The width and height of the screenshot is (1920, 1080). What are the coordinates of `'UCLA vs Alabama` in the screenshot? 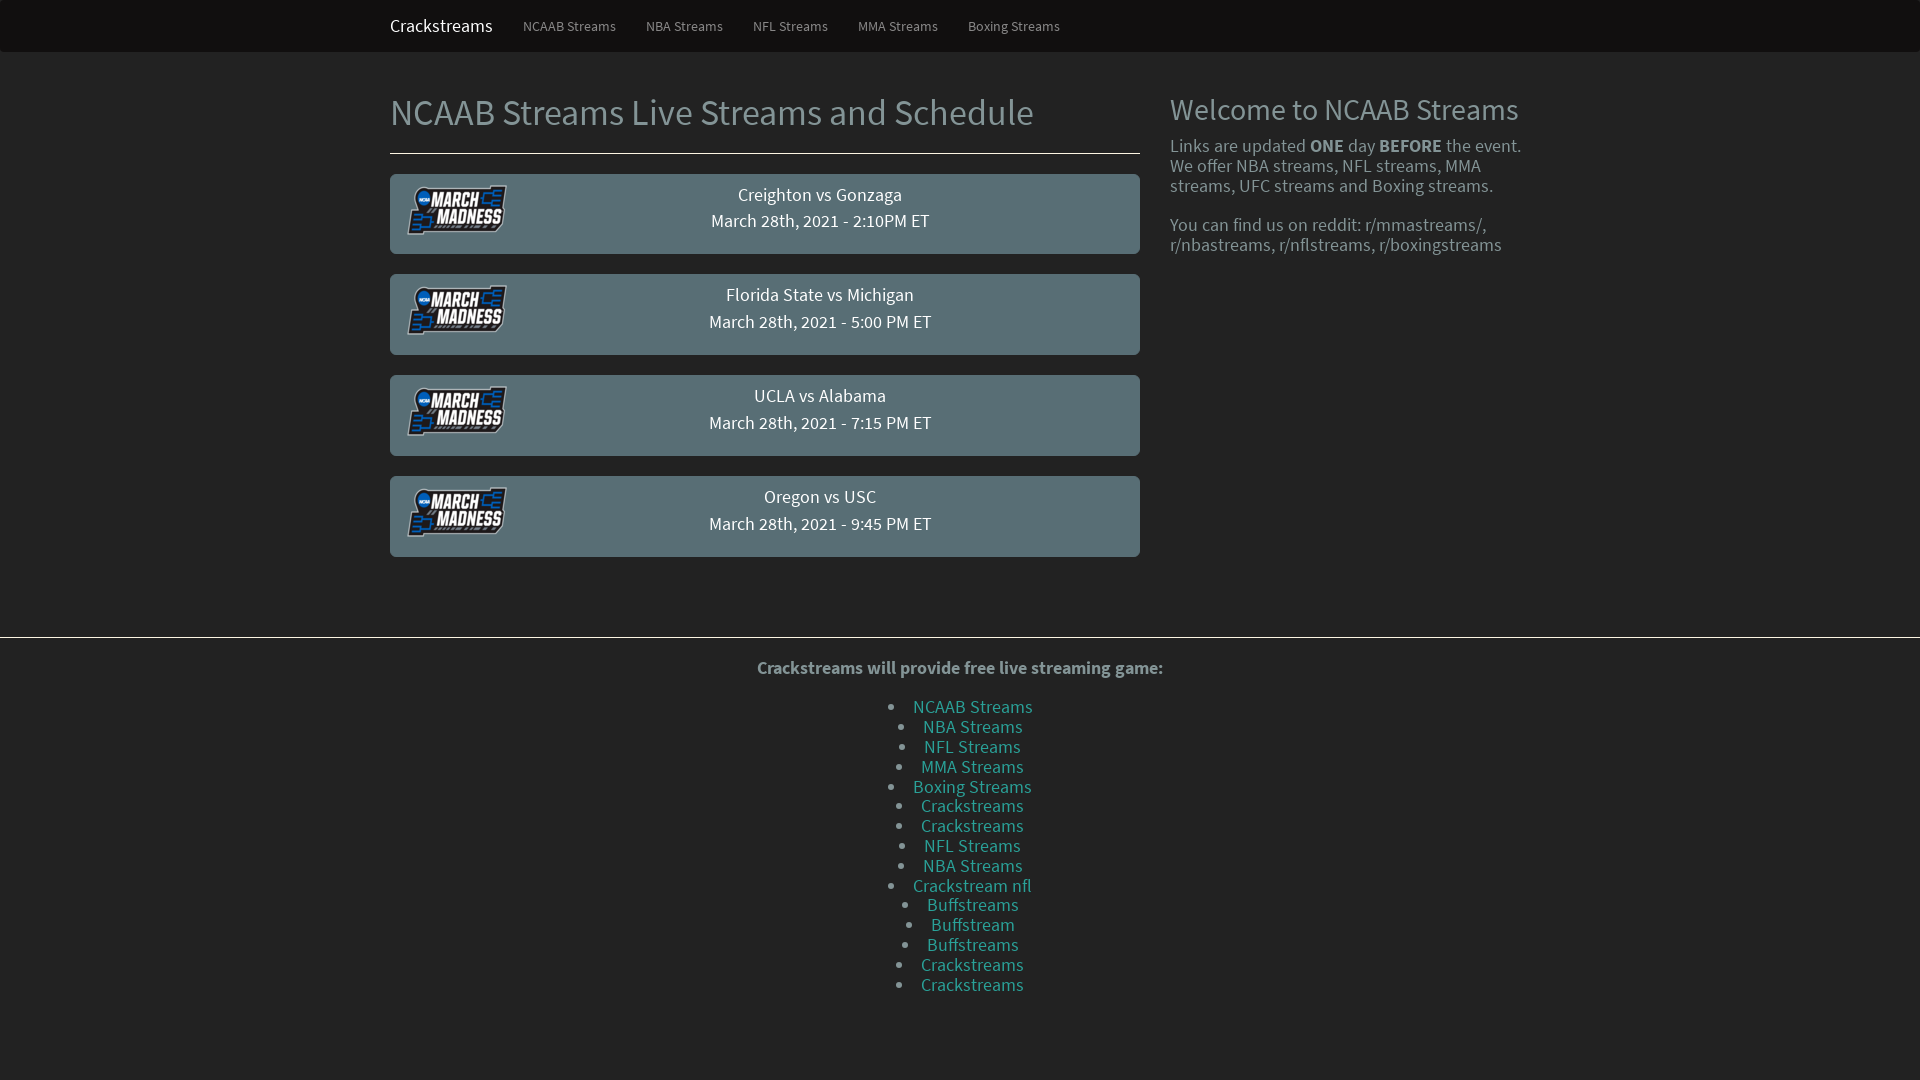 It's located at (763, 414).